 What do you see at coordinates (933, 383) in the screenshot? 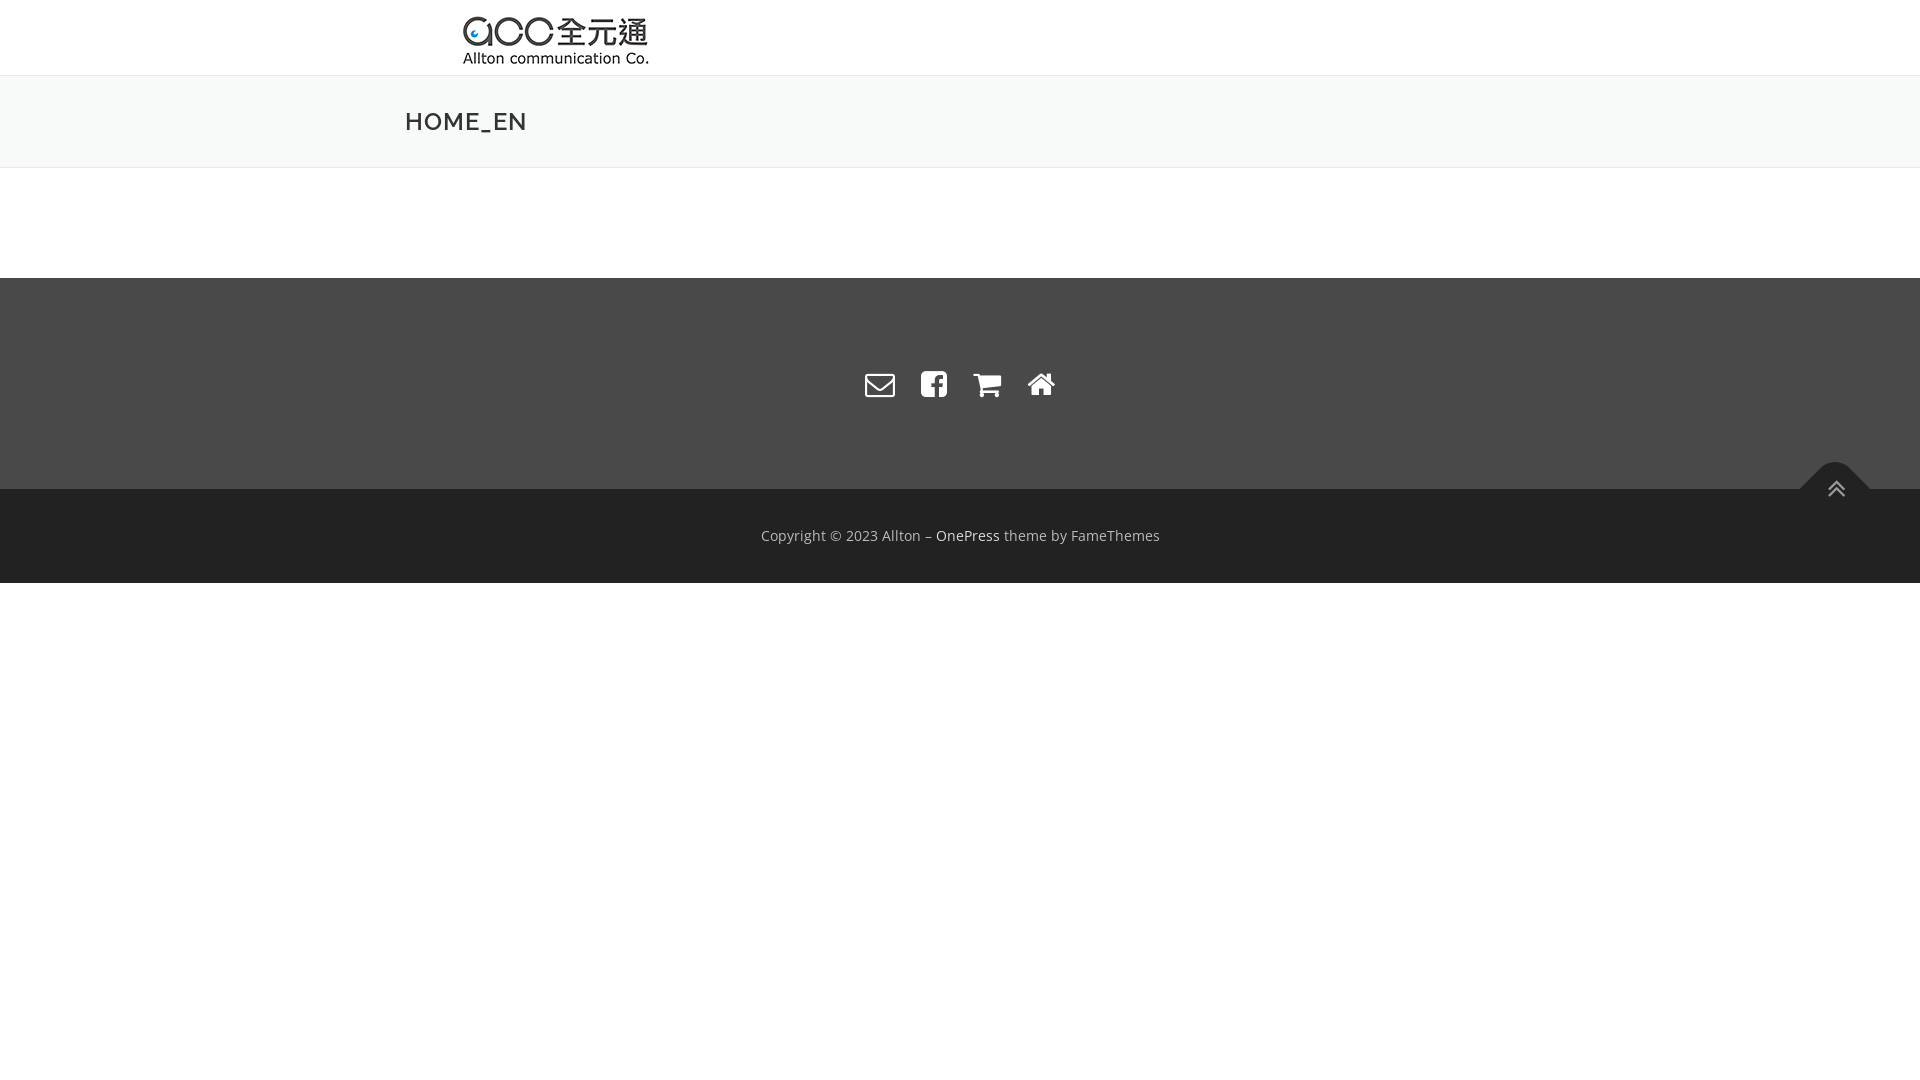
I see `'FB'` at bounding box center [933, 383].